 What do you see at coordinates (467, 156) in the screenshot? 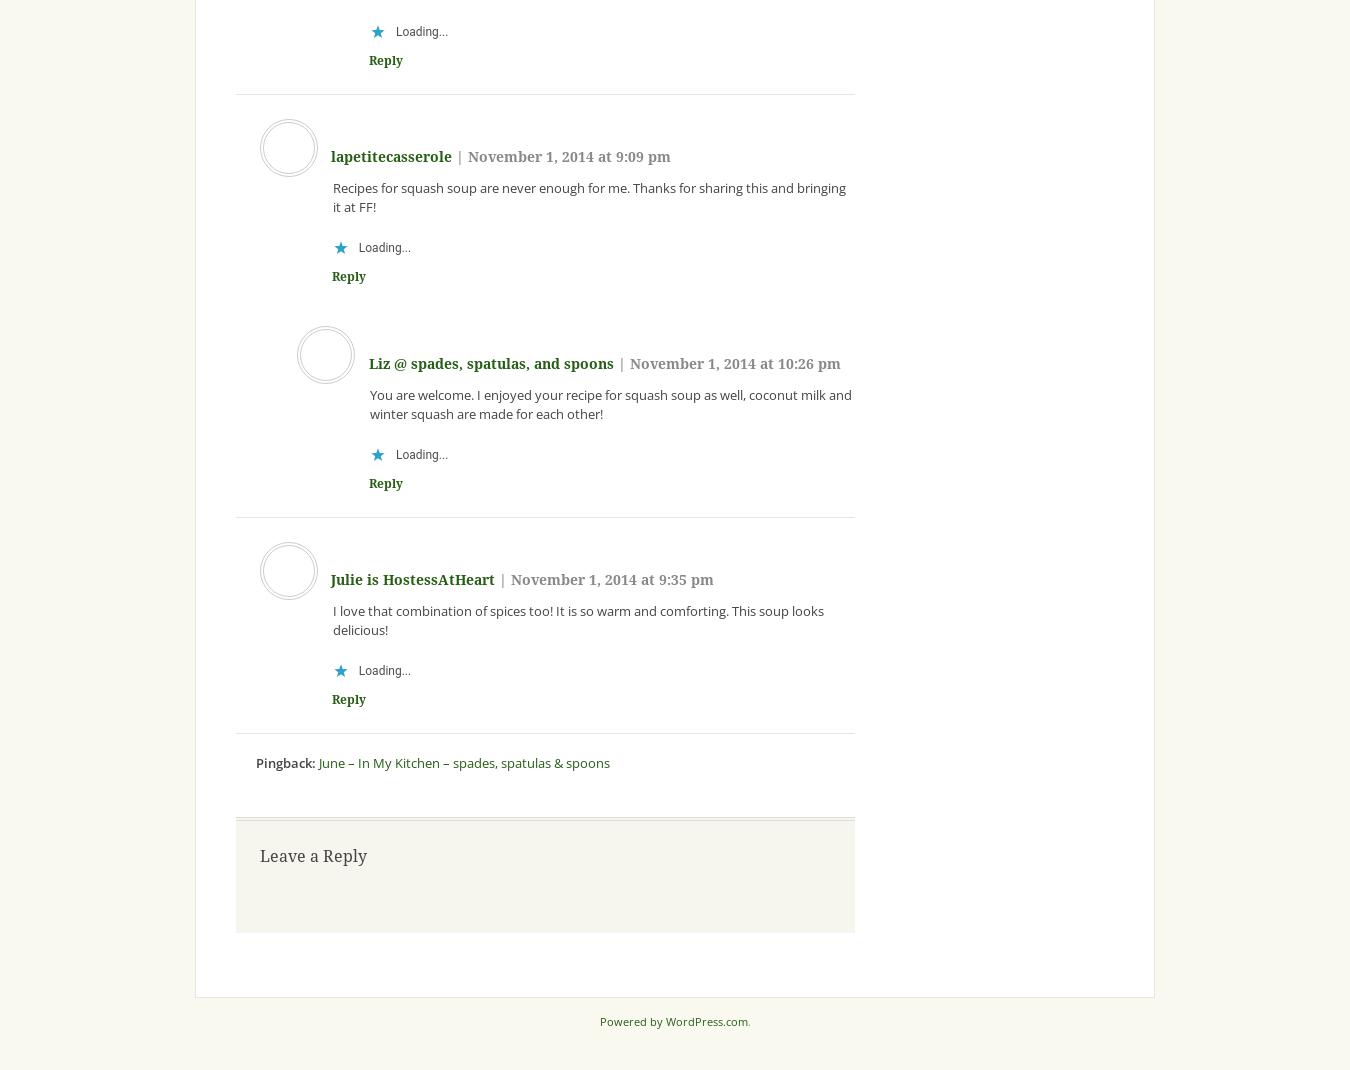
I see `'November 1, 2014 at 9:09 pm'` at bounding box center [467, 156].